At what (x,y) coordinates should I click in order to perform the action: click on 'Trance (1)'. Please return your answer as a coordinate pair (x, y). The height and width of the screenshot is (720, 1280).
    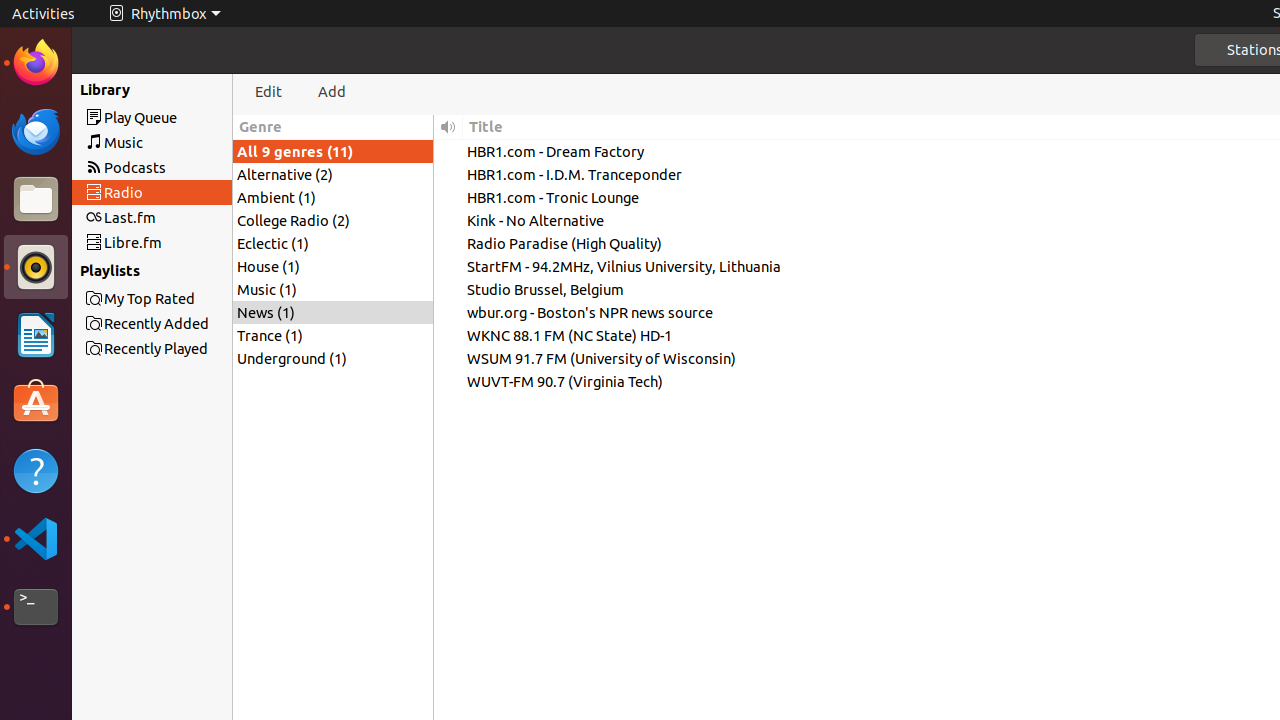
    Looking at the image, I should click on (333, 334).